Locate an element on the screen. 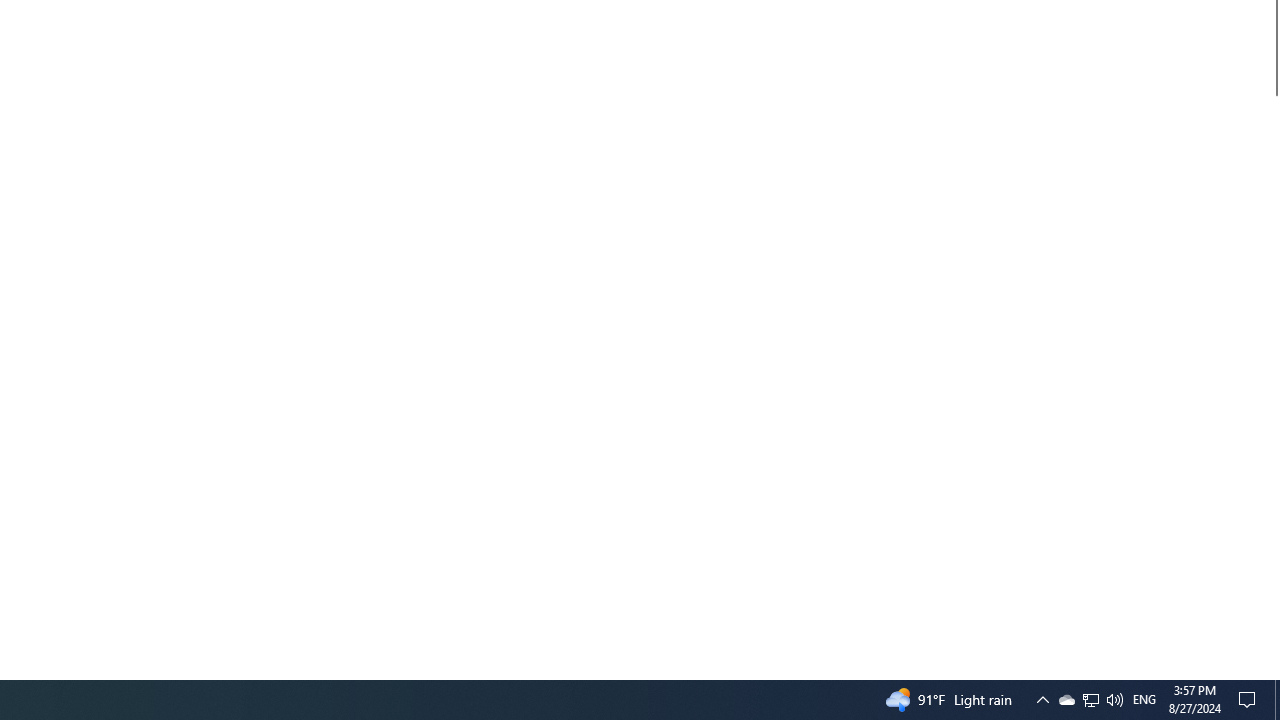  'User Promoted Notification Area' is located at coordinates (1089, 698).